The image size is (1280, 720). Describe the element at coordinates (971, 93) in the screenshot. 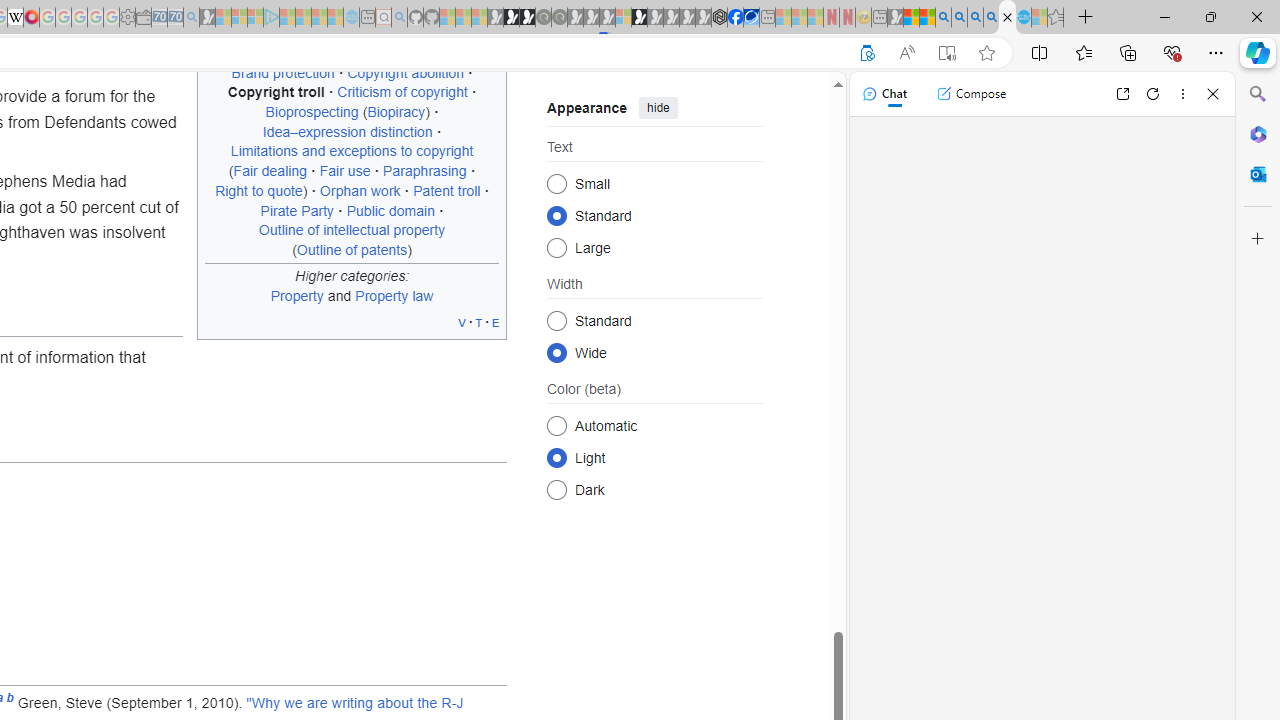

I see `'Compose'` at that location.